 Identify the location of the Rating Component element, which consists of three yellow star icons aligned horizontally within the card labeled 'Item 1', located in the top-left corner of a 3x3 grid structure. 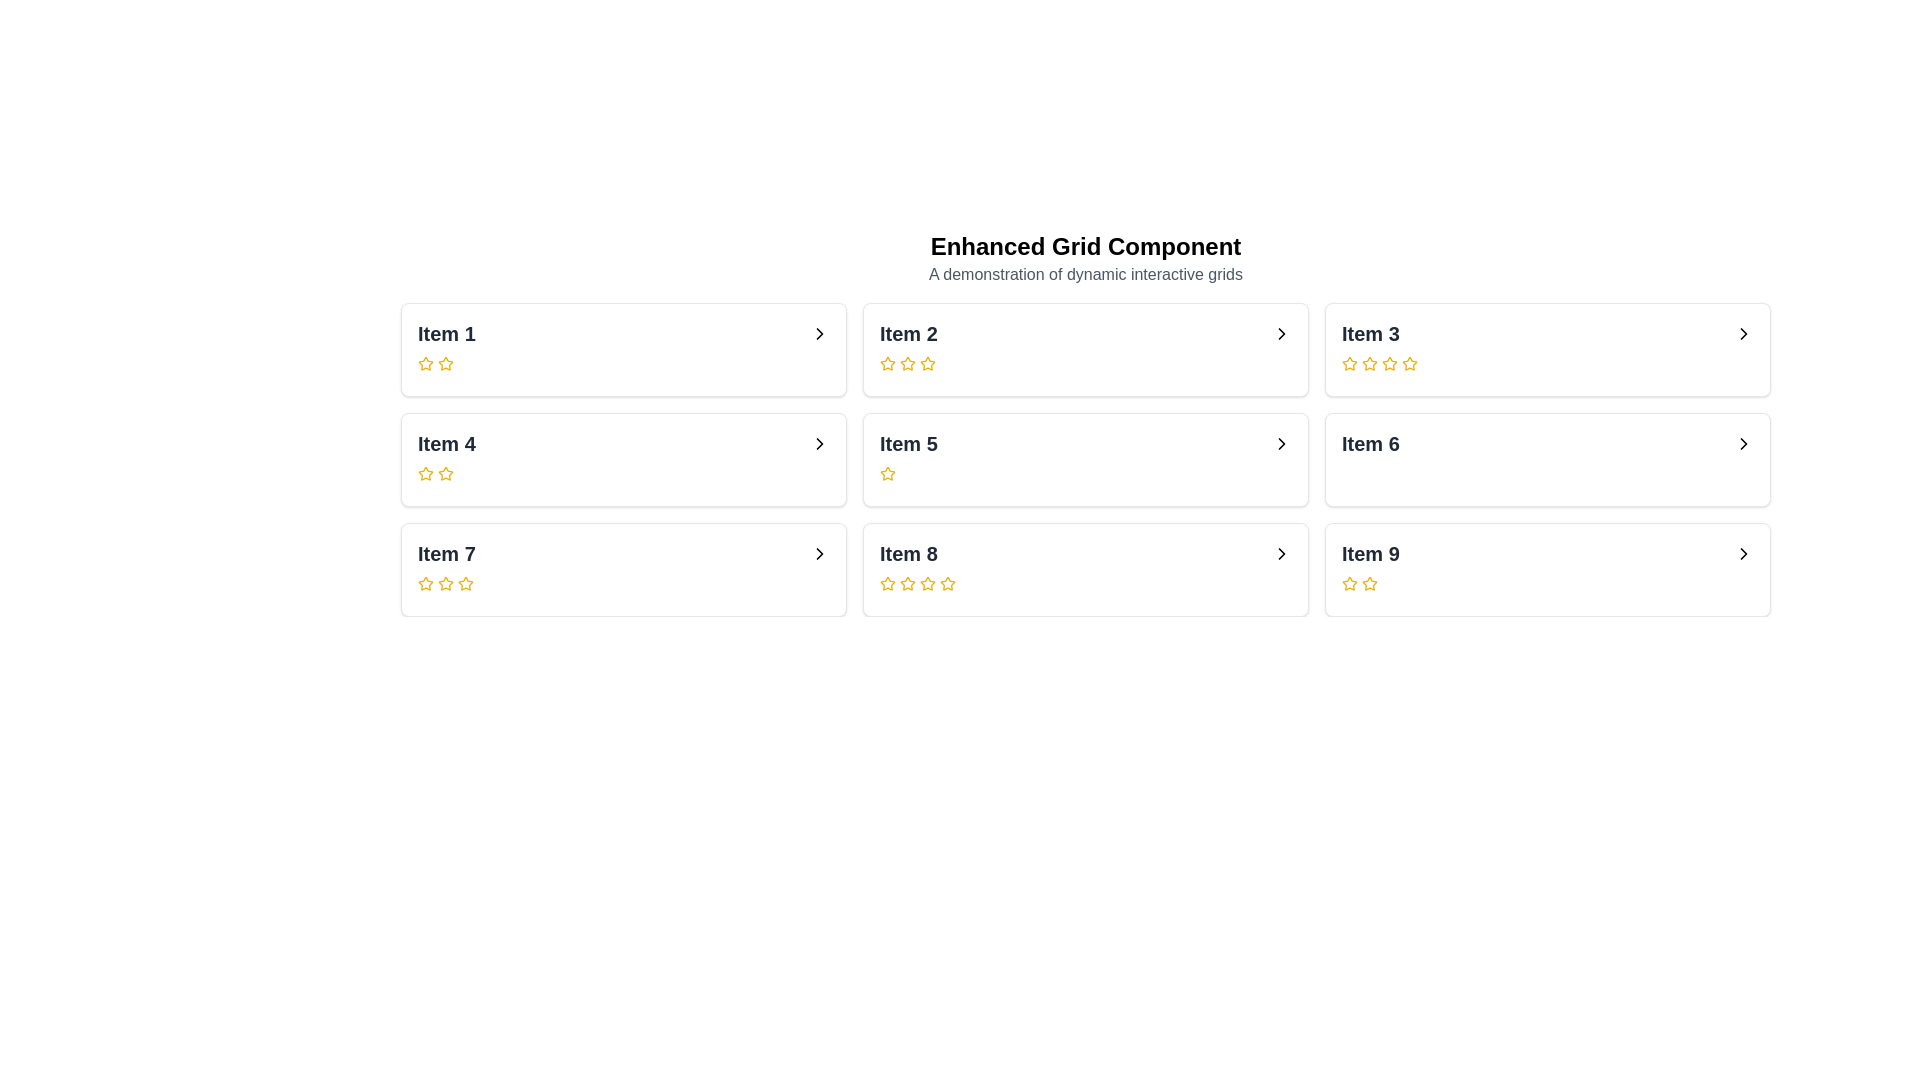
(623, 363).